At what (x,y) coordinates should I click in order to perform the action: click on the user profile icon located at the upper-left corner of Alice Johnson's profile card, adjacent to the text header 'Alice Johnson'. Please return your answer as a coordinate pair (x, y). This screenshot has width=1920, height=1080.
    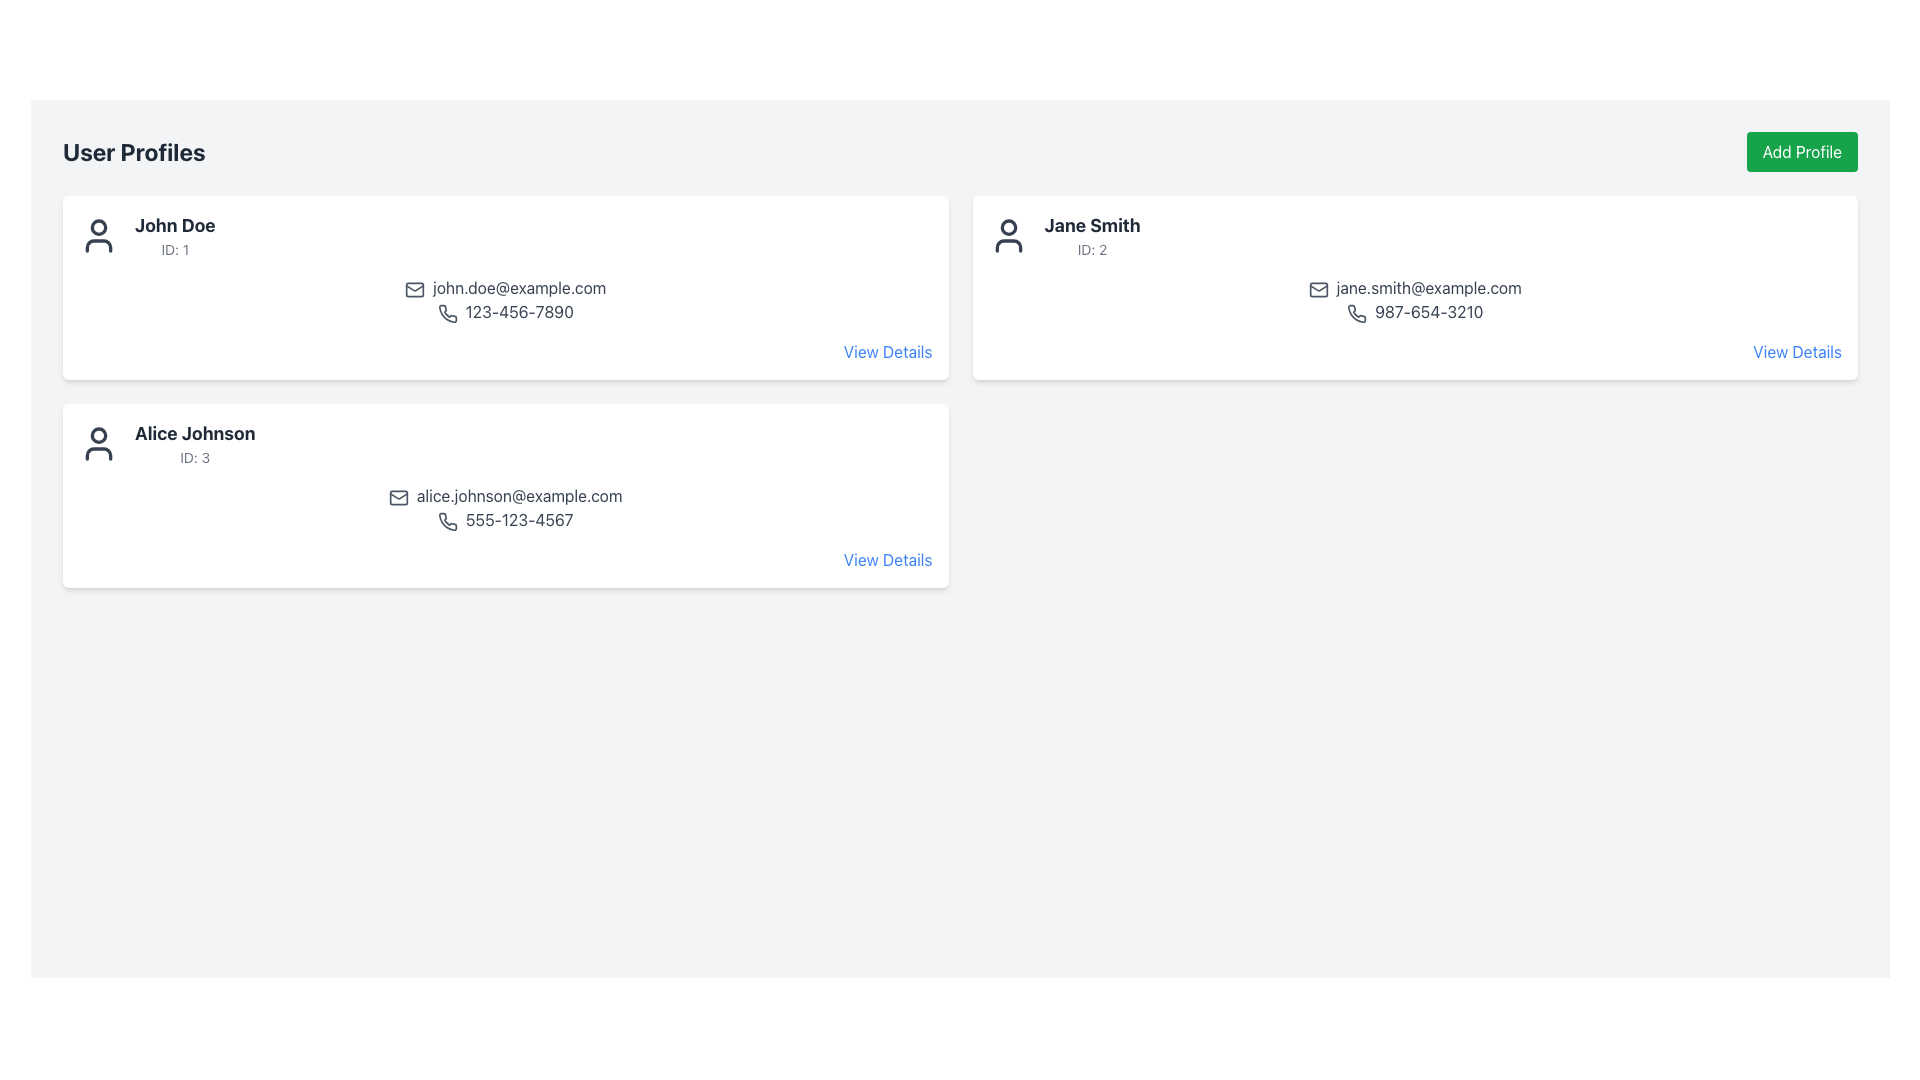
    Looking at the image, I should click on (98, 442).